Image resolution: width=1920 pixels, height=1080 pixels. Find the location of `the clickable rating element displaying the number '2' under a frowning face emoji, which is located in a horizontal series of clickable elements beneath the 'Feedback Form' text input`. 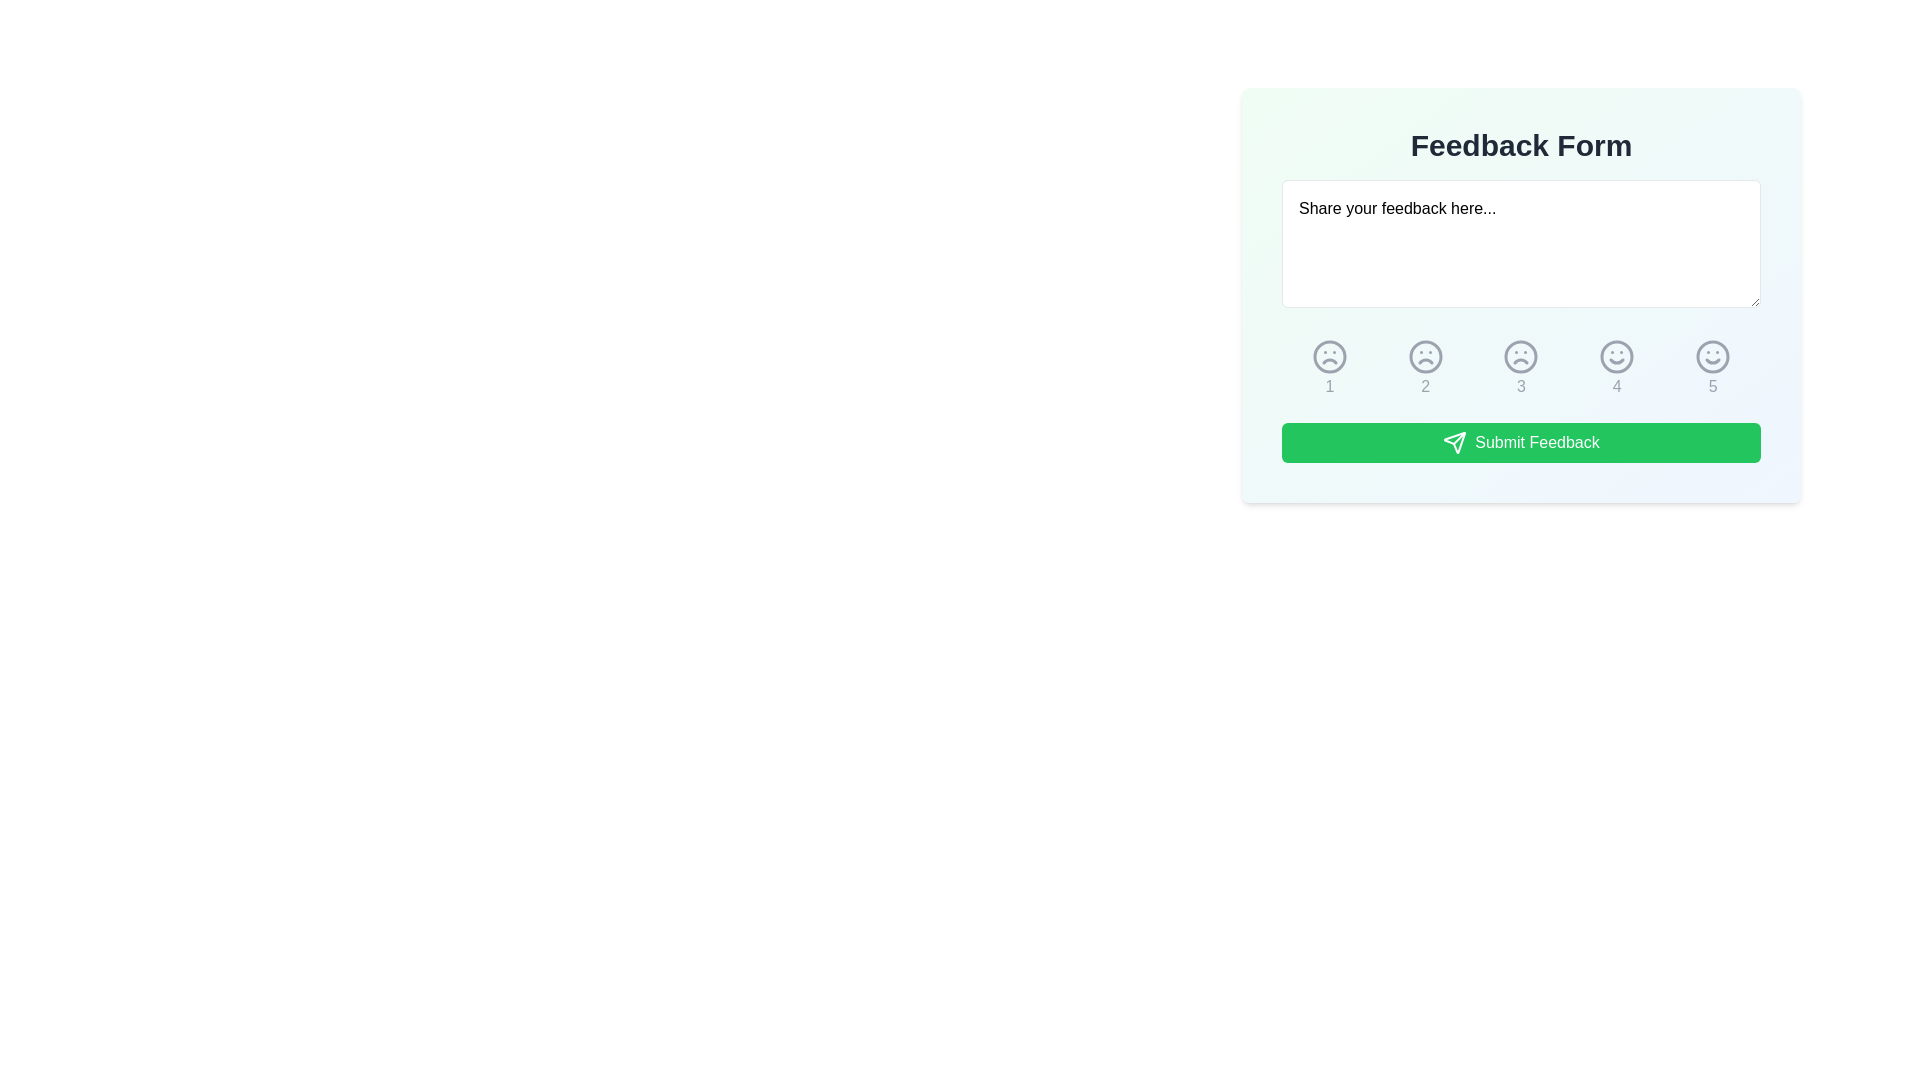

the clickable rating element displaying the number '2' under a frowning face emoji, which is located in a horizontal series of clickable elements beneath the 'Feedback Form' text input is located at coordinates (1424, 369).